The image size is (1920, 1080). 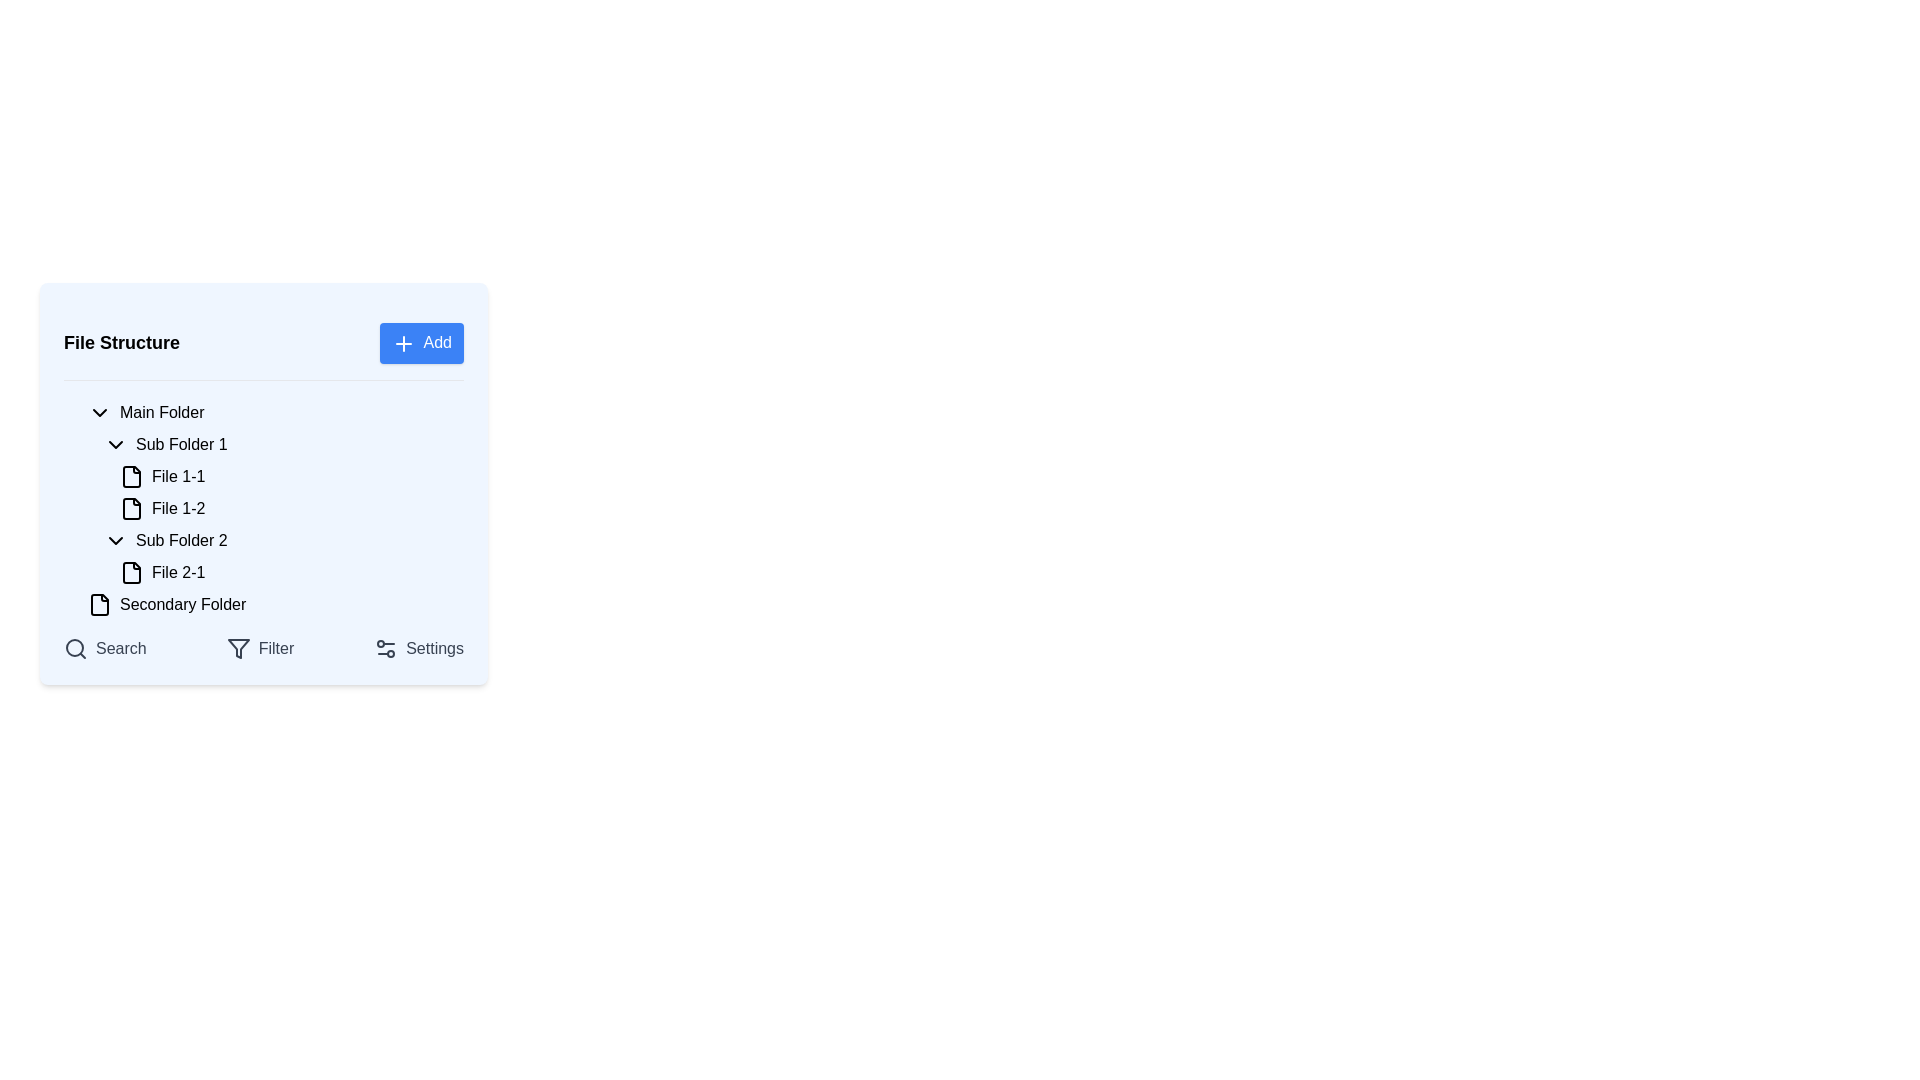 What do you see at coordinates (76, 648) in the screenshot?
I see `the search icon located immediately to the left of the text 'Search' in the File Structure panel` at bounding box center [76, 648].